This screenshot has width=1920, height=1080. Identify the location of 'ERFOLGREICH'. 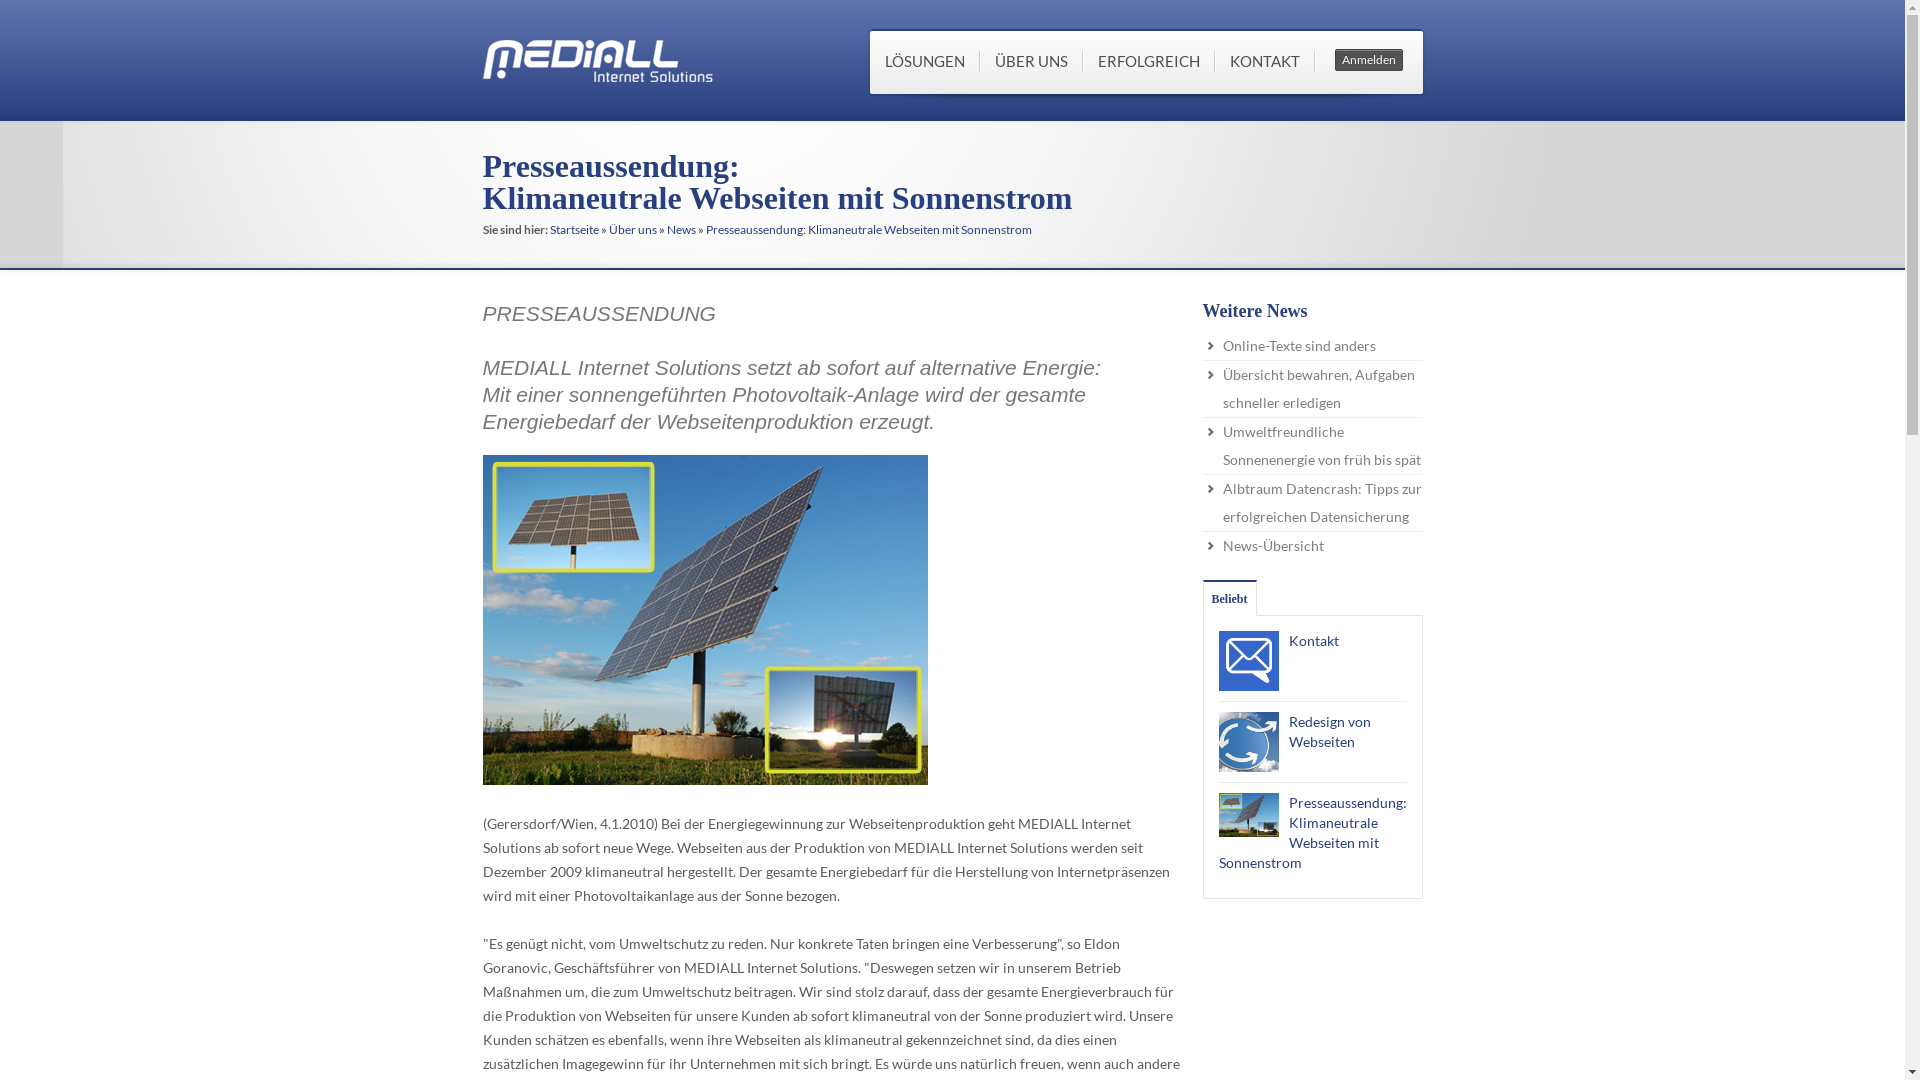
(1147, 60).